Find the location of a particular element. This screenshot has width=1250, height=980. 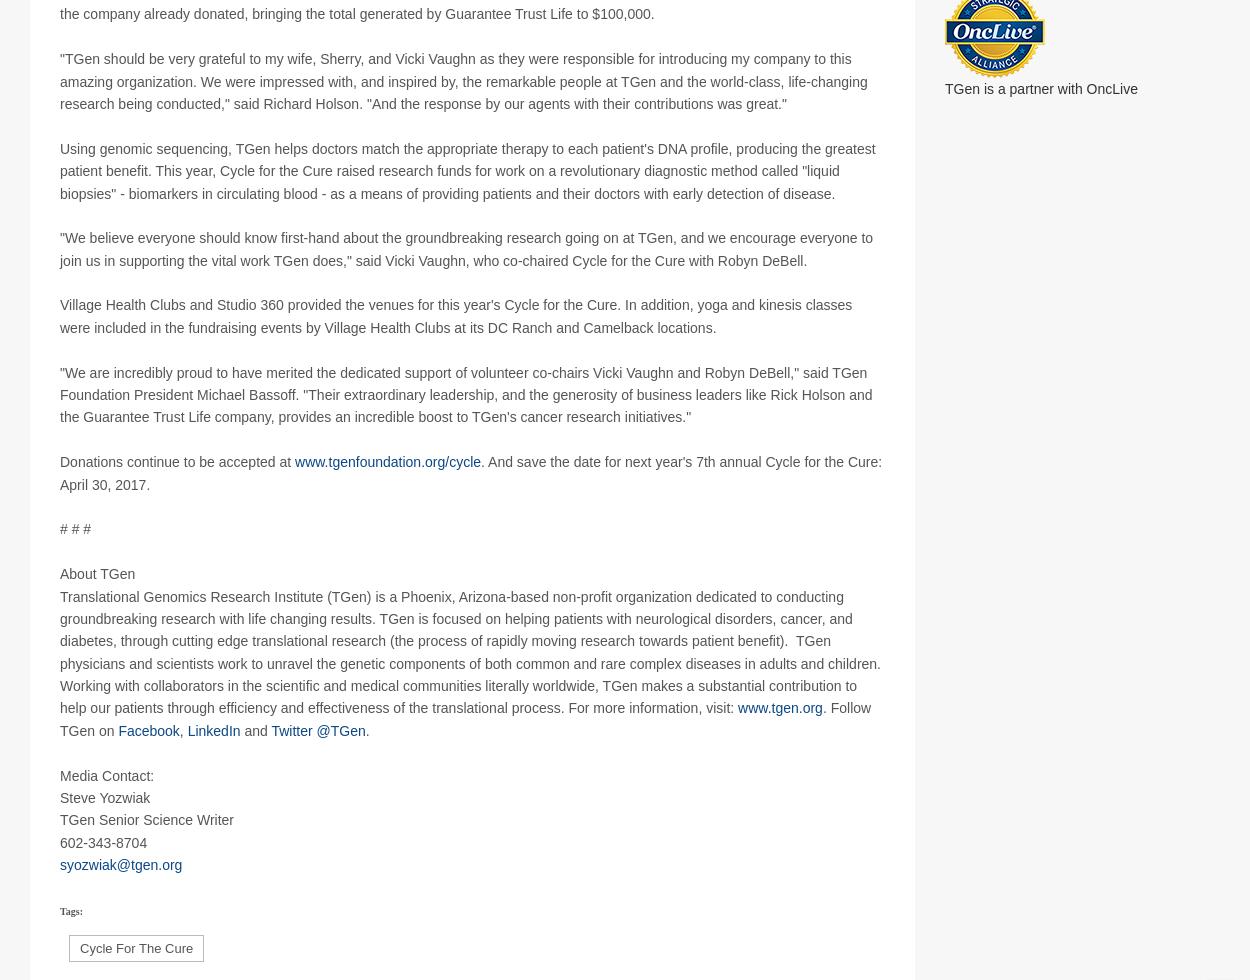

'TGen Senior Science Writer' is located at coordinates (147, 842).